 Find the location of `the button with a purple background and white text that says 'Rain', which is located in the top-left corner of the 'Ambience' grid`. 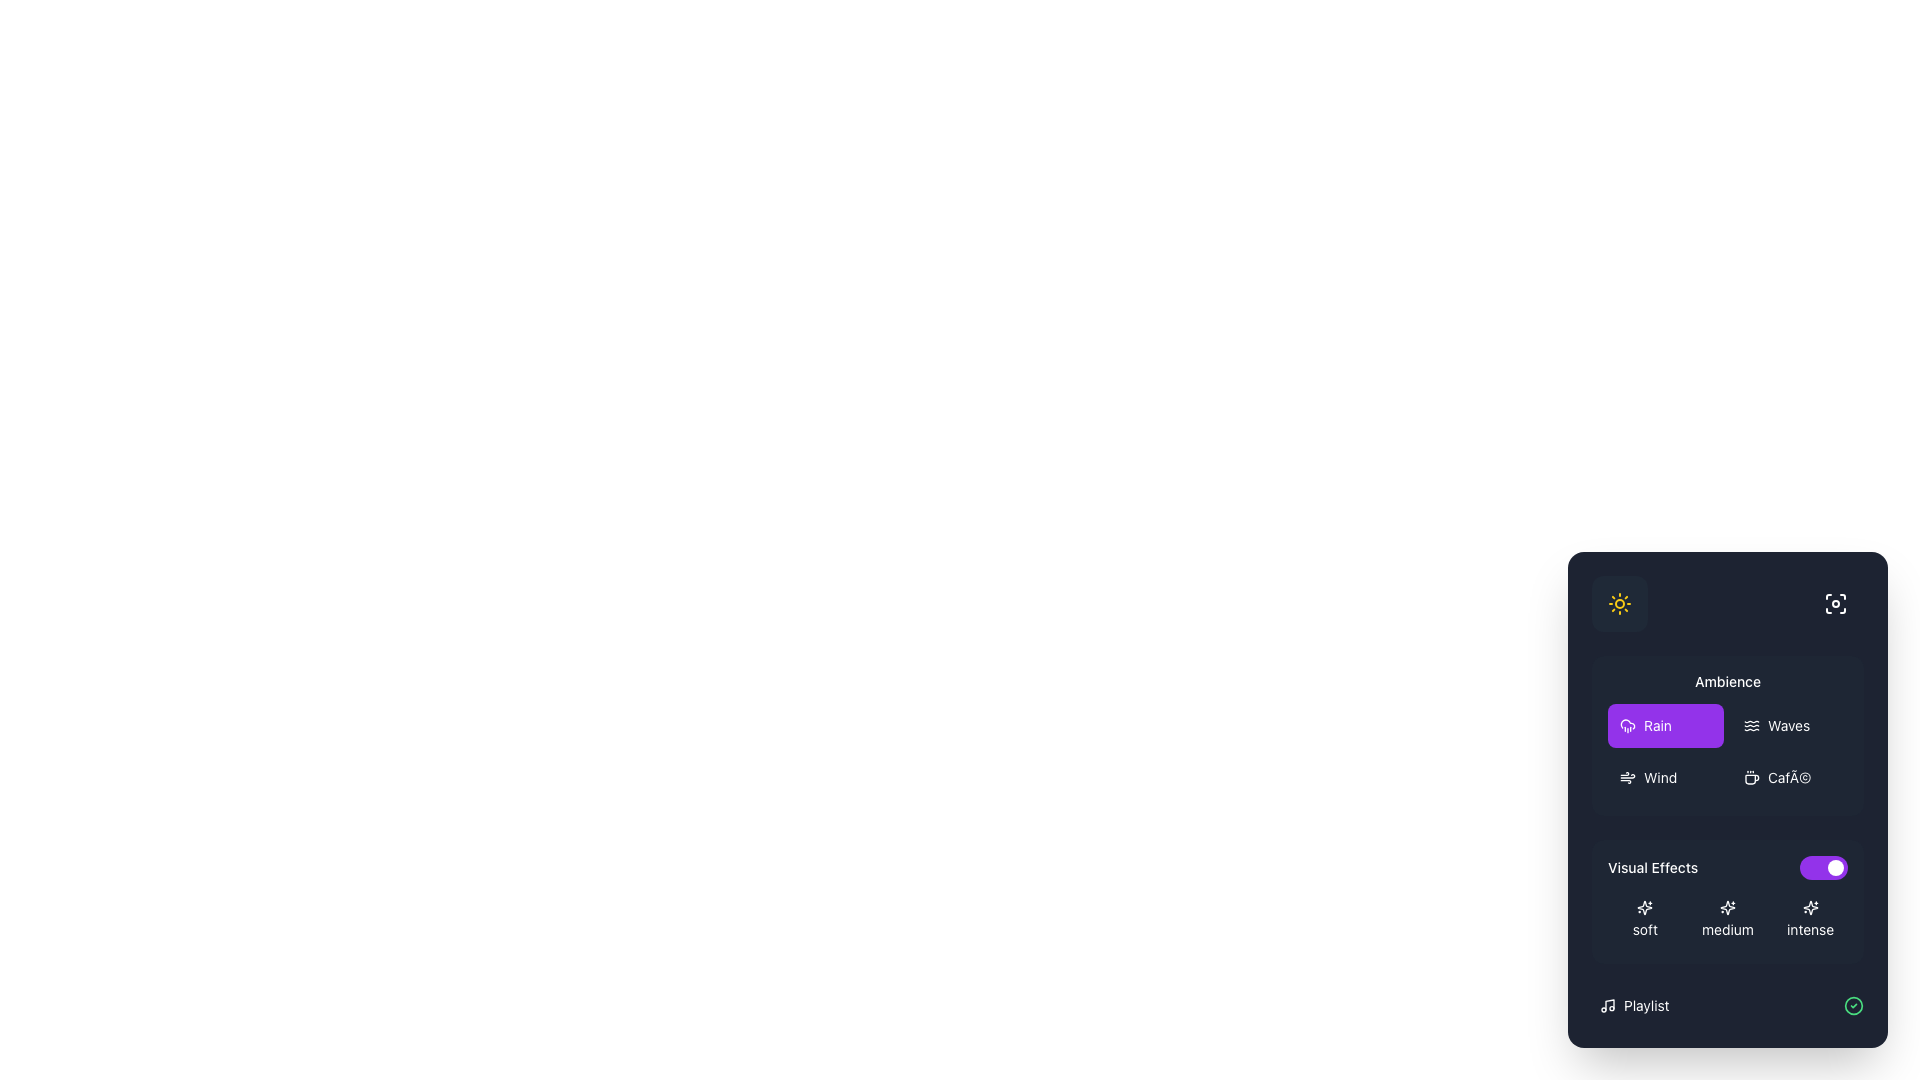

the button with a purple background and white text that says 'Rain', which is located in the top-left corner of the 'Ambience' grid is located at coordinates (1665, 725).